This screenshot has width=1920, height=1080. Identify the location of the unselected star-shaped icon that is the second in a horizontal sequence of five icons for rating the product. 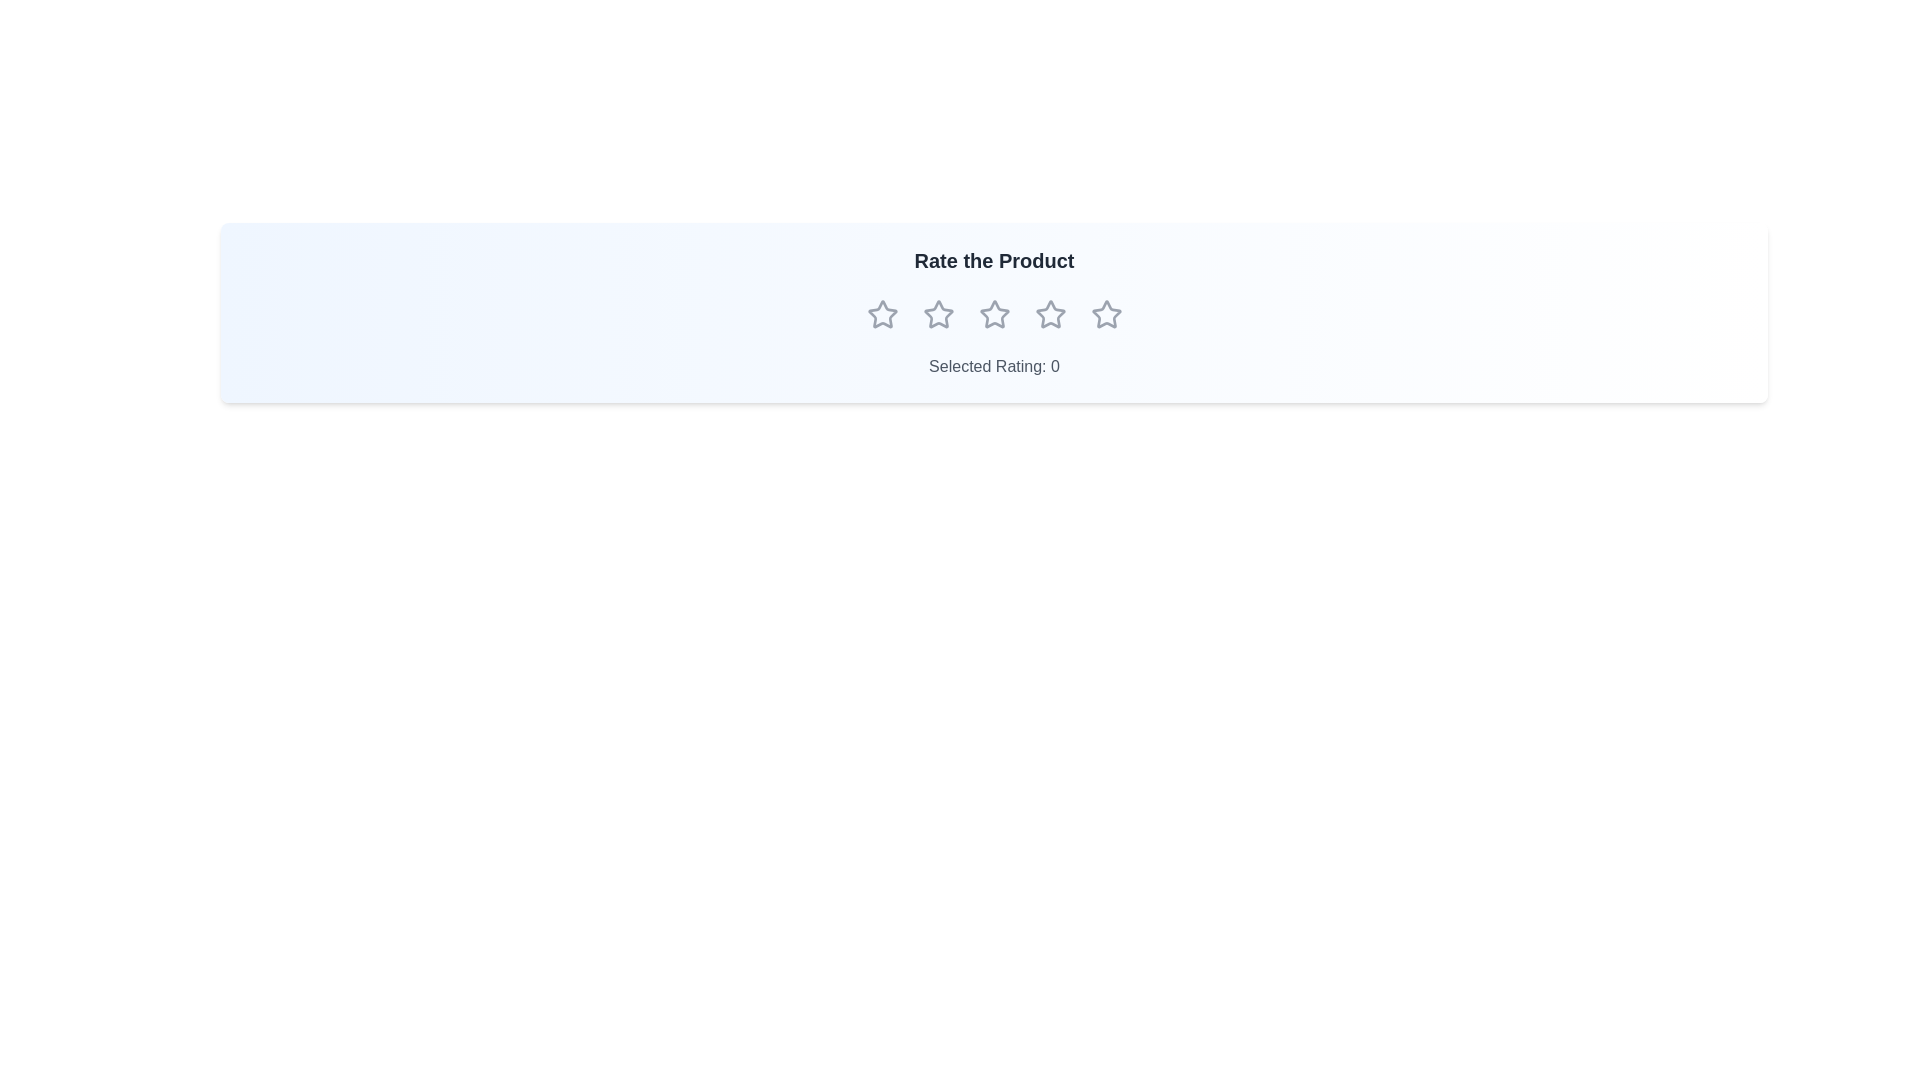
(937, 315).